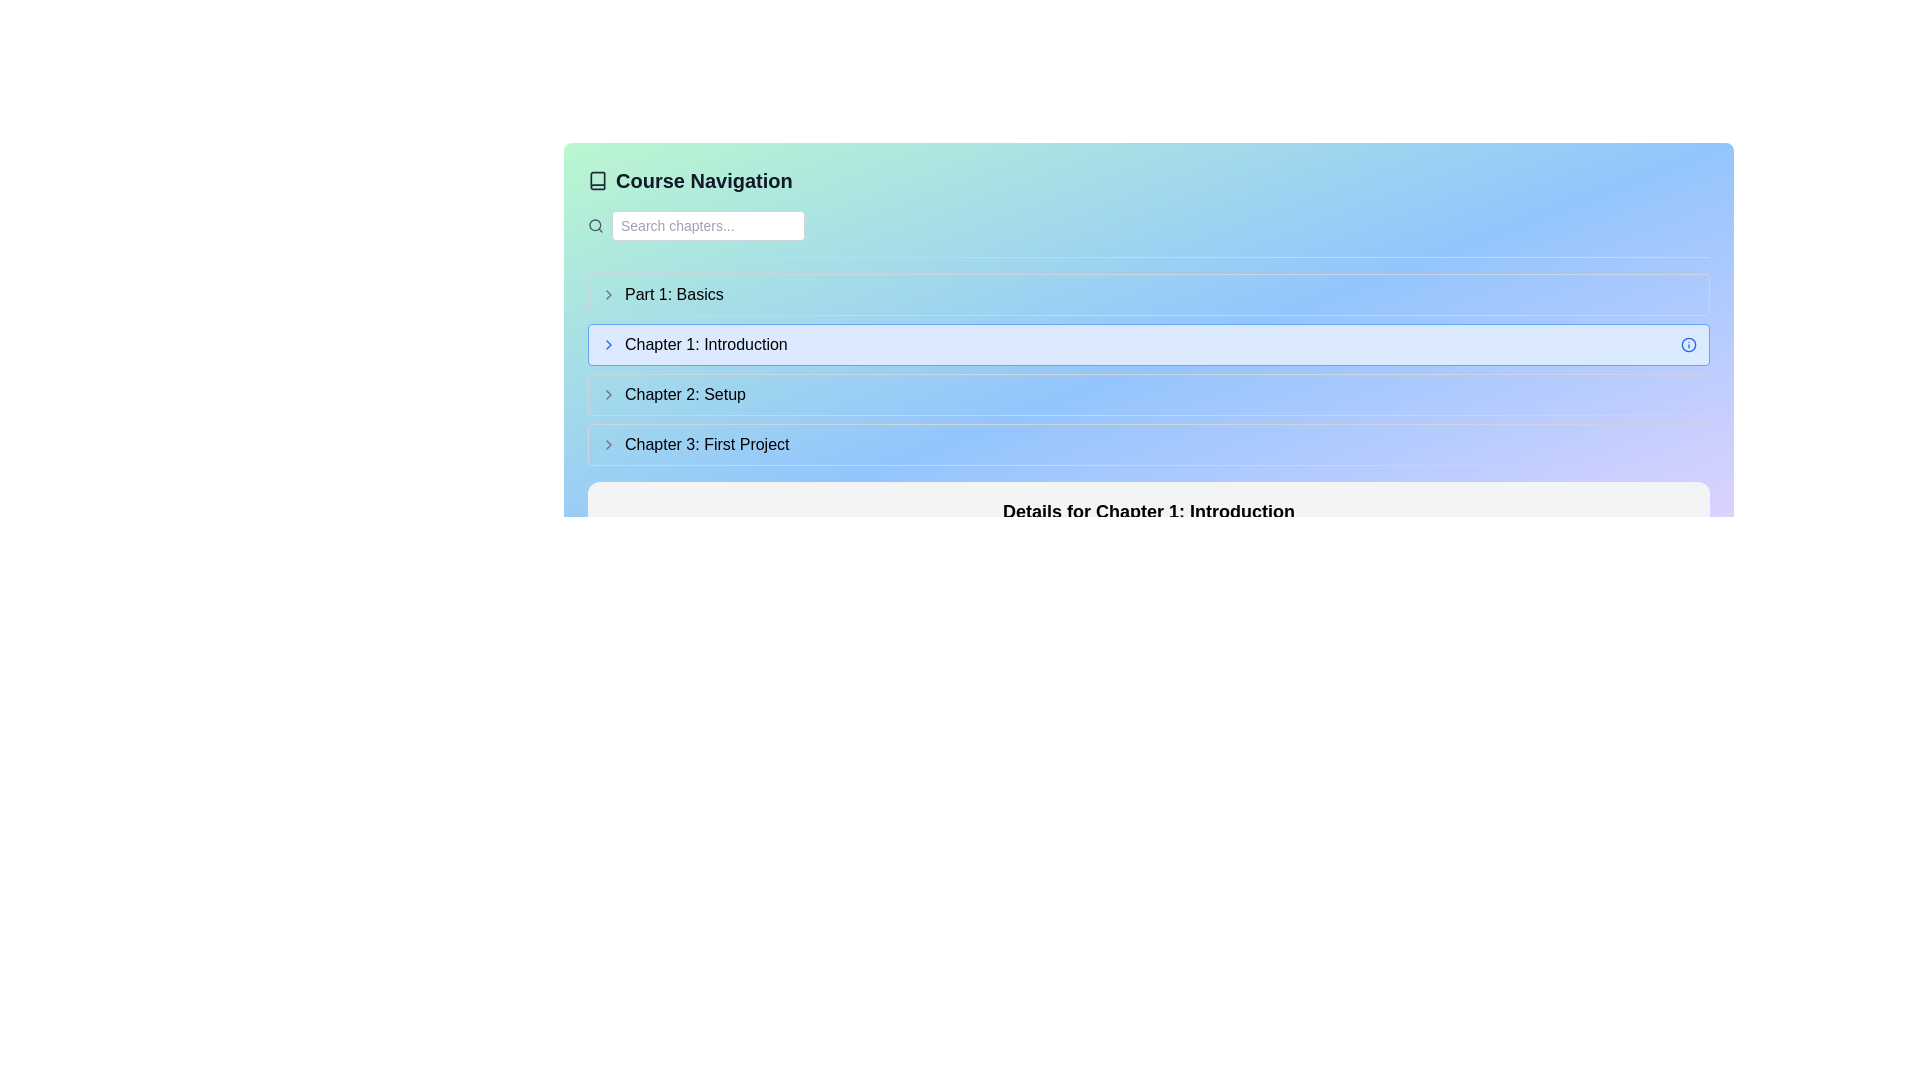 The width and height of the screenshot is (1920, 1080). Describe the element at coordinates (704, 181) in the screenshot. I see `the 'Course Navigation' text label, which is styled in bold black font and positioned prominently in the UI, located to the right of a book icon` at that location.